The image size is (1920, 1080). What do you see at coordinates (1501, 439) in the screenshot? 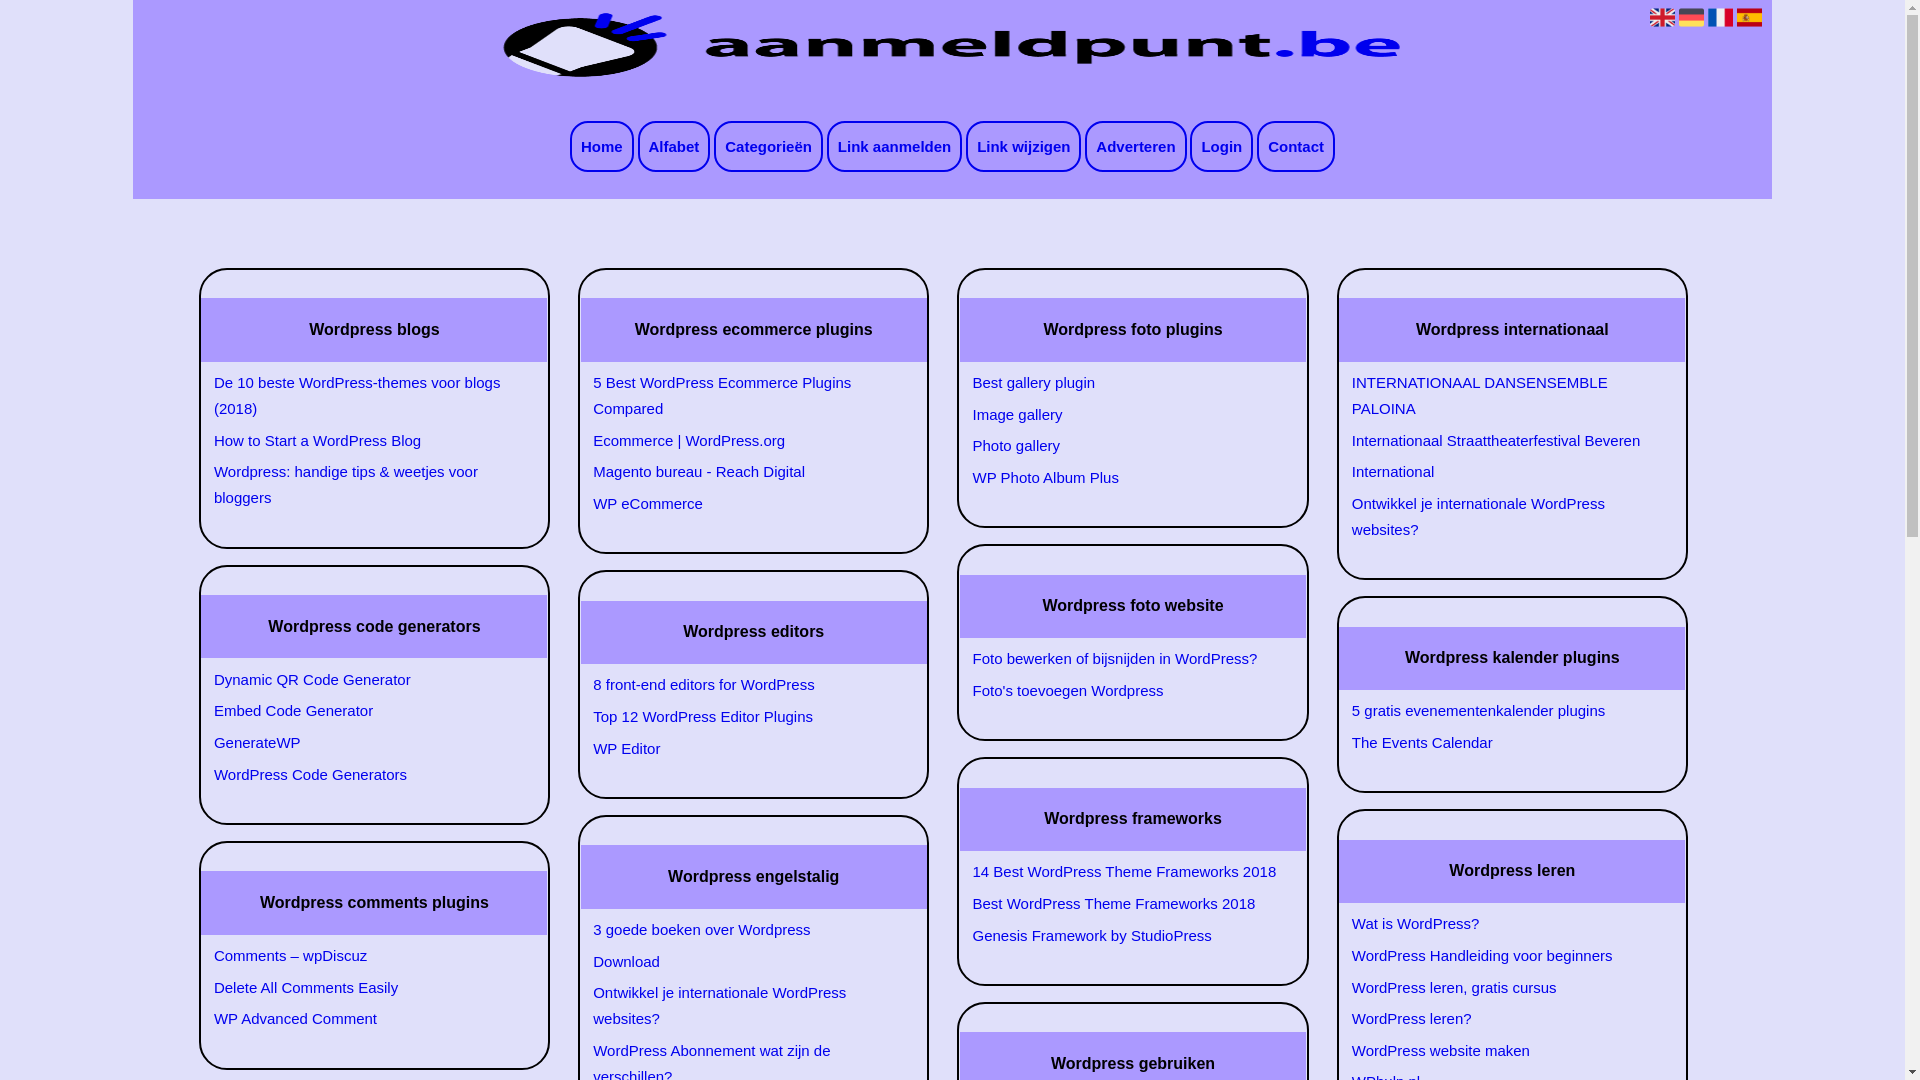
I see `'Internationaal Straattheaterfestival Beveren'` at bounding box center [1501, 439].